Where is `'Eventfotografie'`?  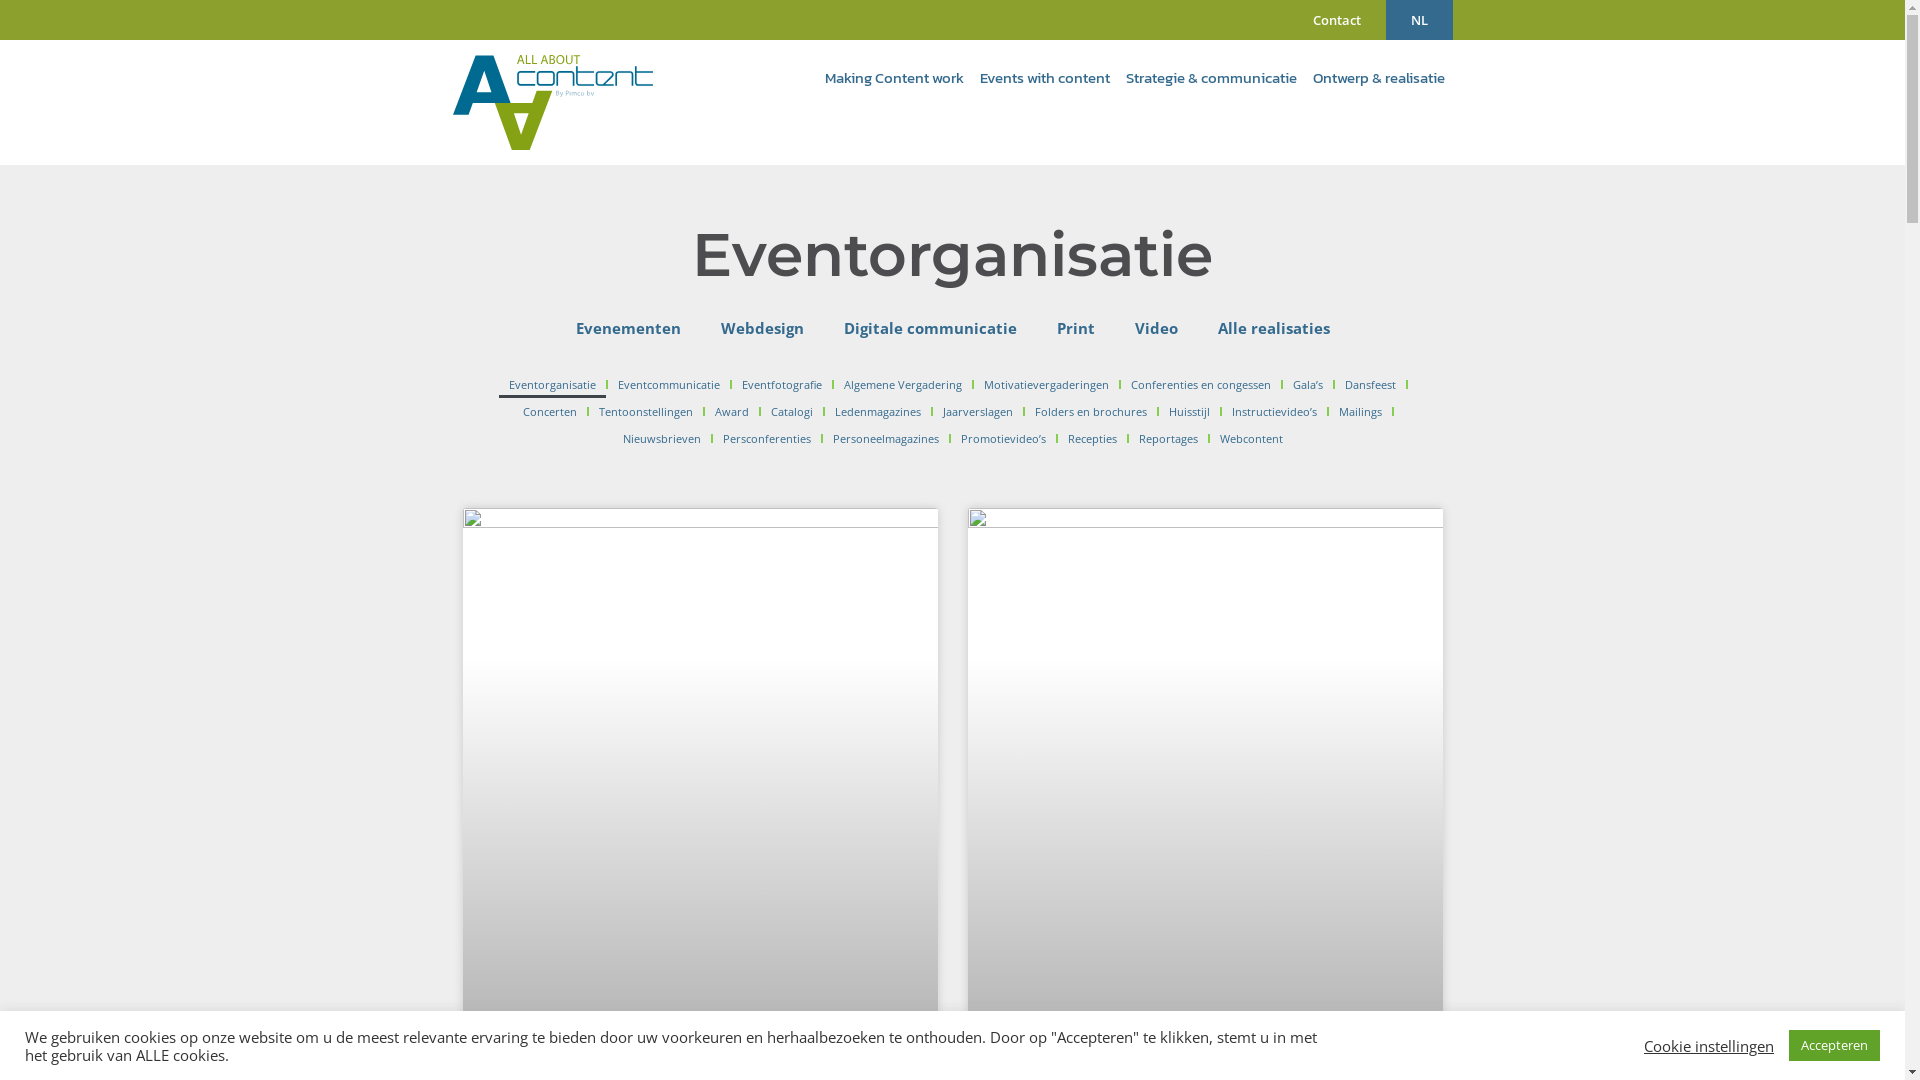 'Eventfotografie' is located at coordinates (729, 384).